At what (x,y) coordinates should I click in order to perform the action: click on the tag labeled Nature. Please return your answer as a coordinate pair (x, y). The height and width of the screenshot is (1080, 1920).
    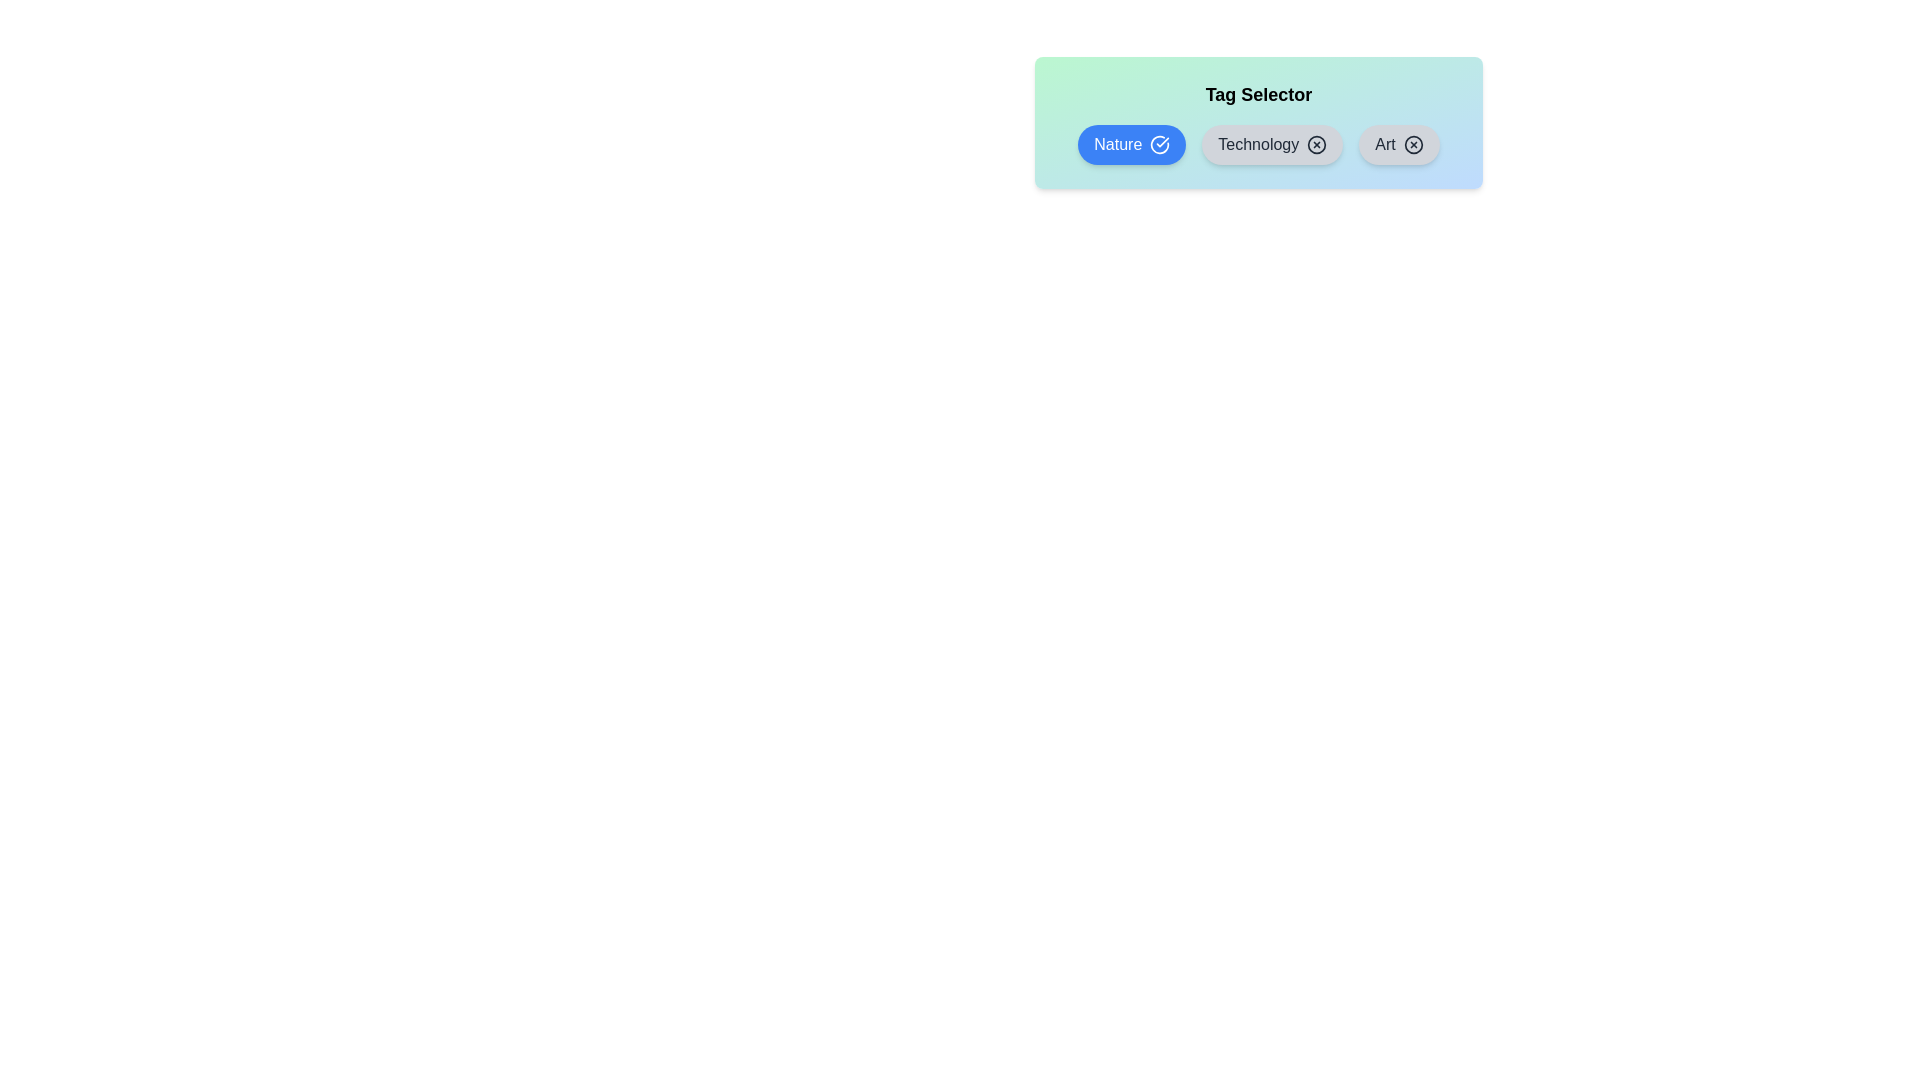
    Looking at the image, I should click on (1132, 144).